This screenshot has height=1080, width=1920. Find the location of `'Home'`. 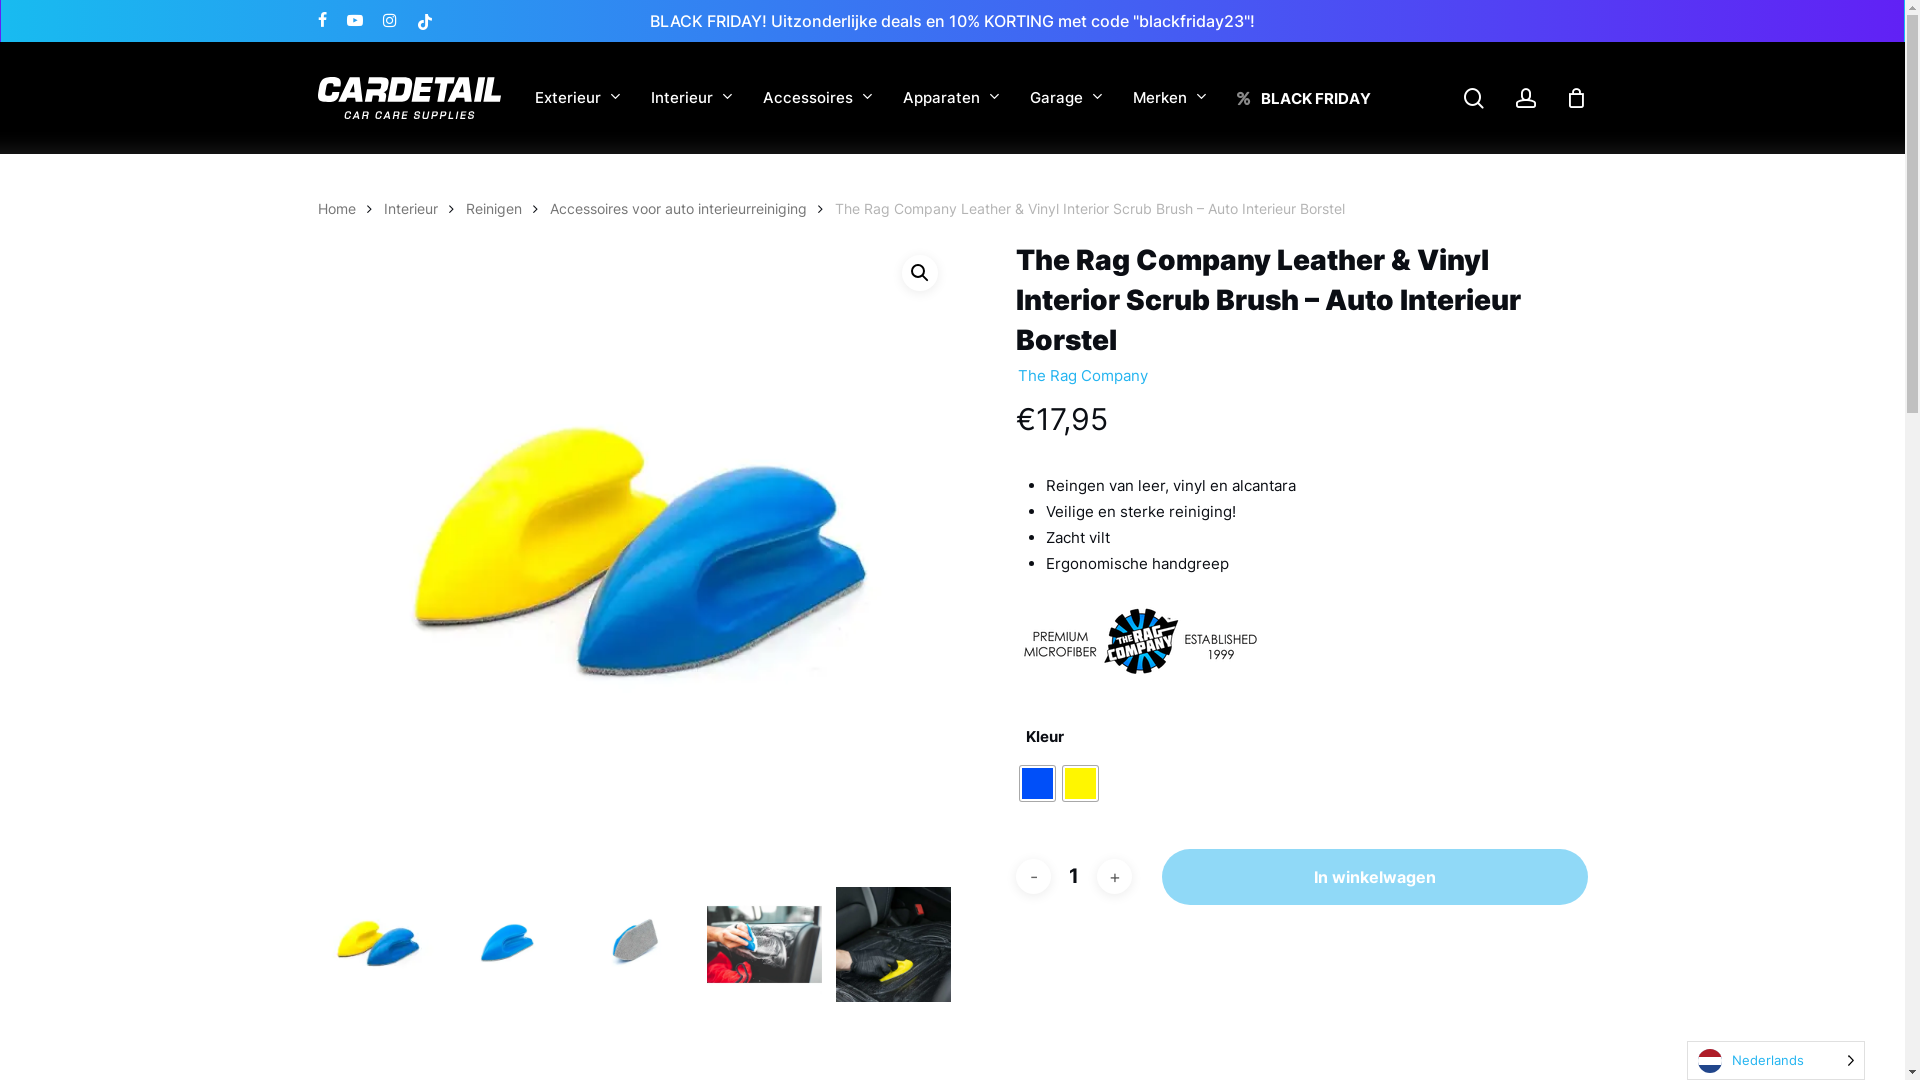

'Home' is located at coordinates (336, 208).